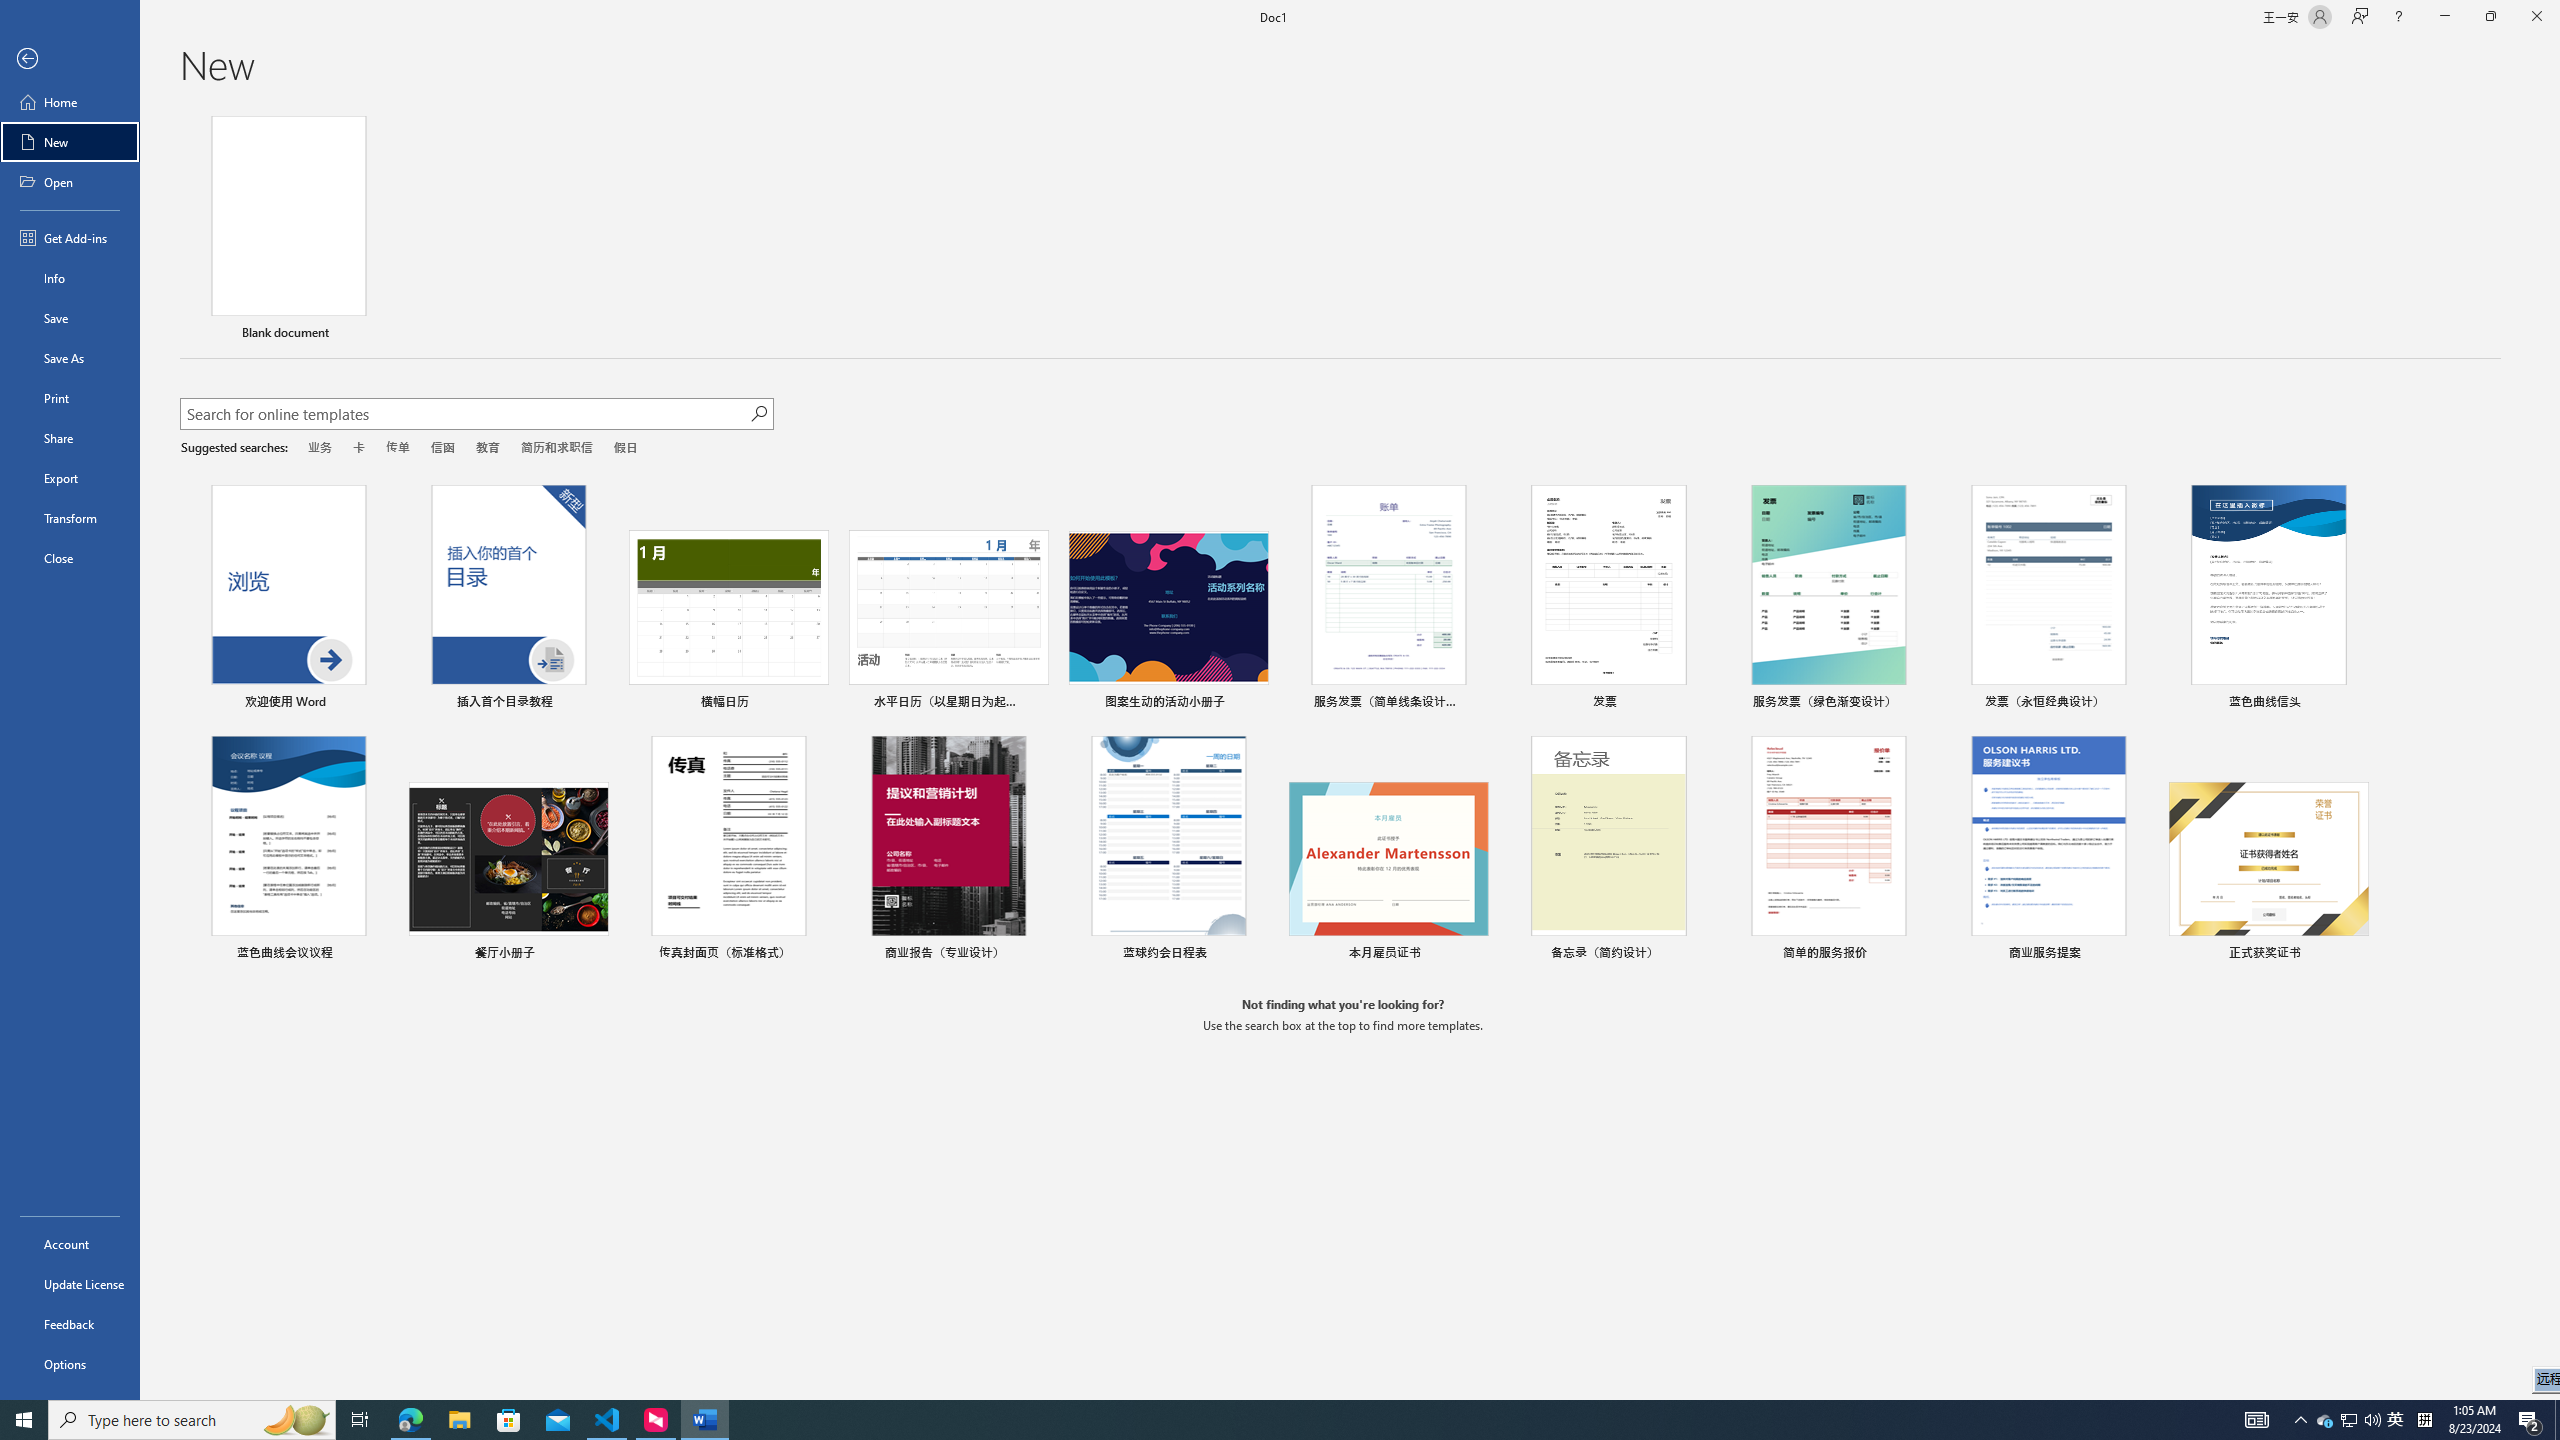  I want to click on 'Open', so click(69, 180).